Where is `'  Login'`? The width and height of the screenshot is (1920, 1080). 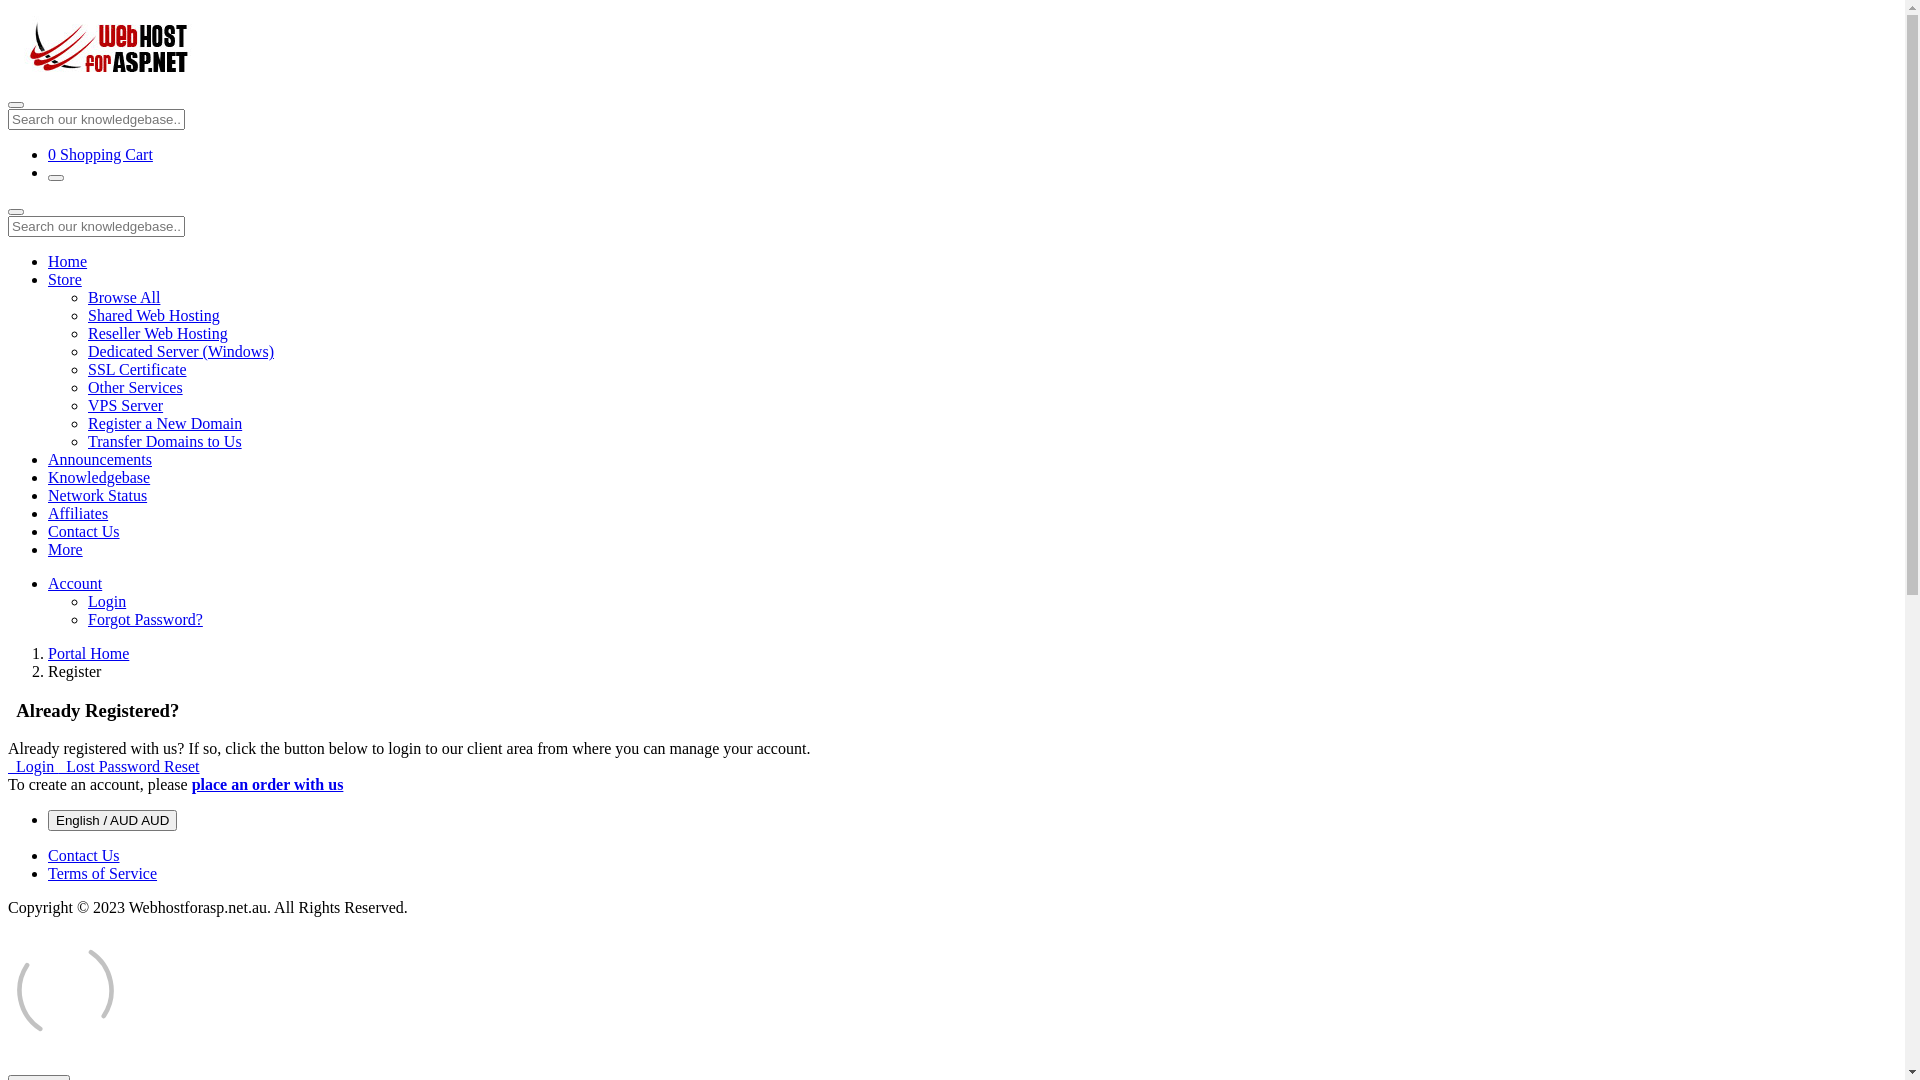 '  Login' is located at coordinates (33, 765).